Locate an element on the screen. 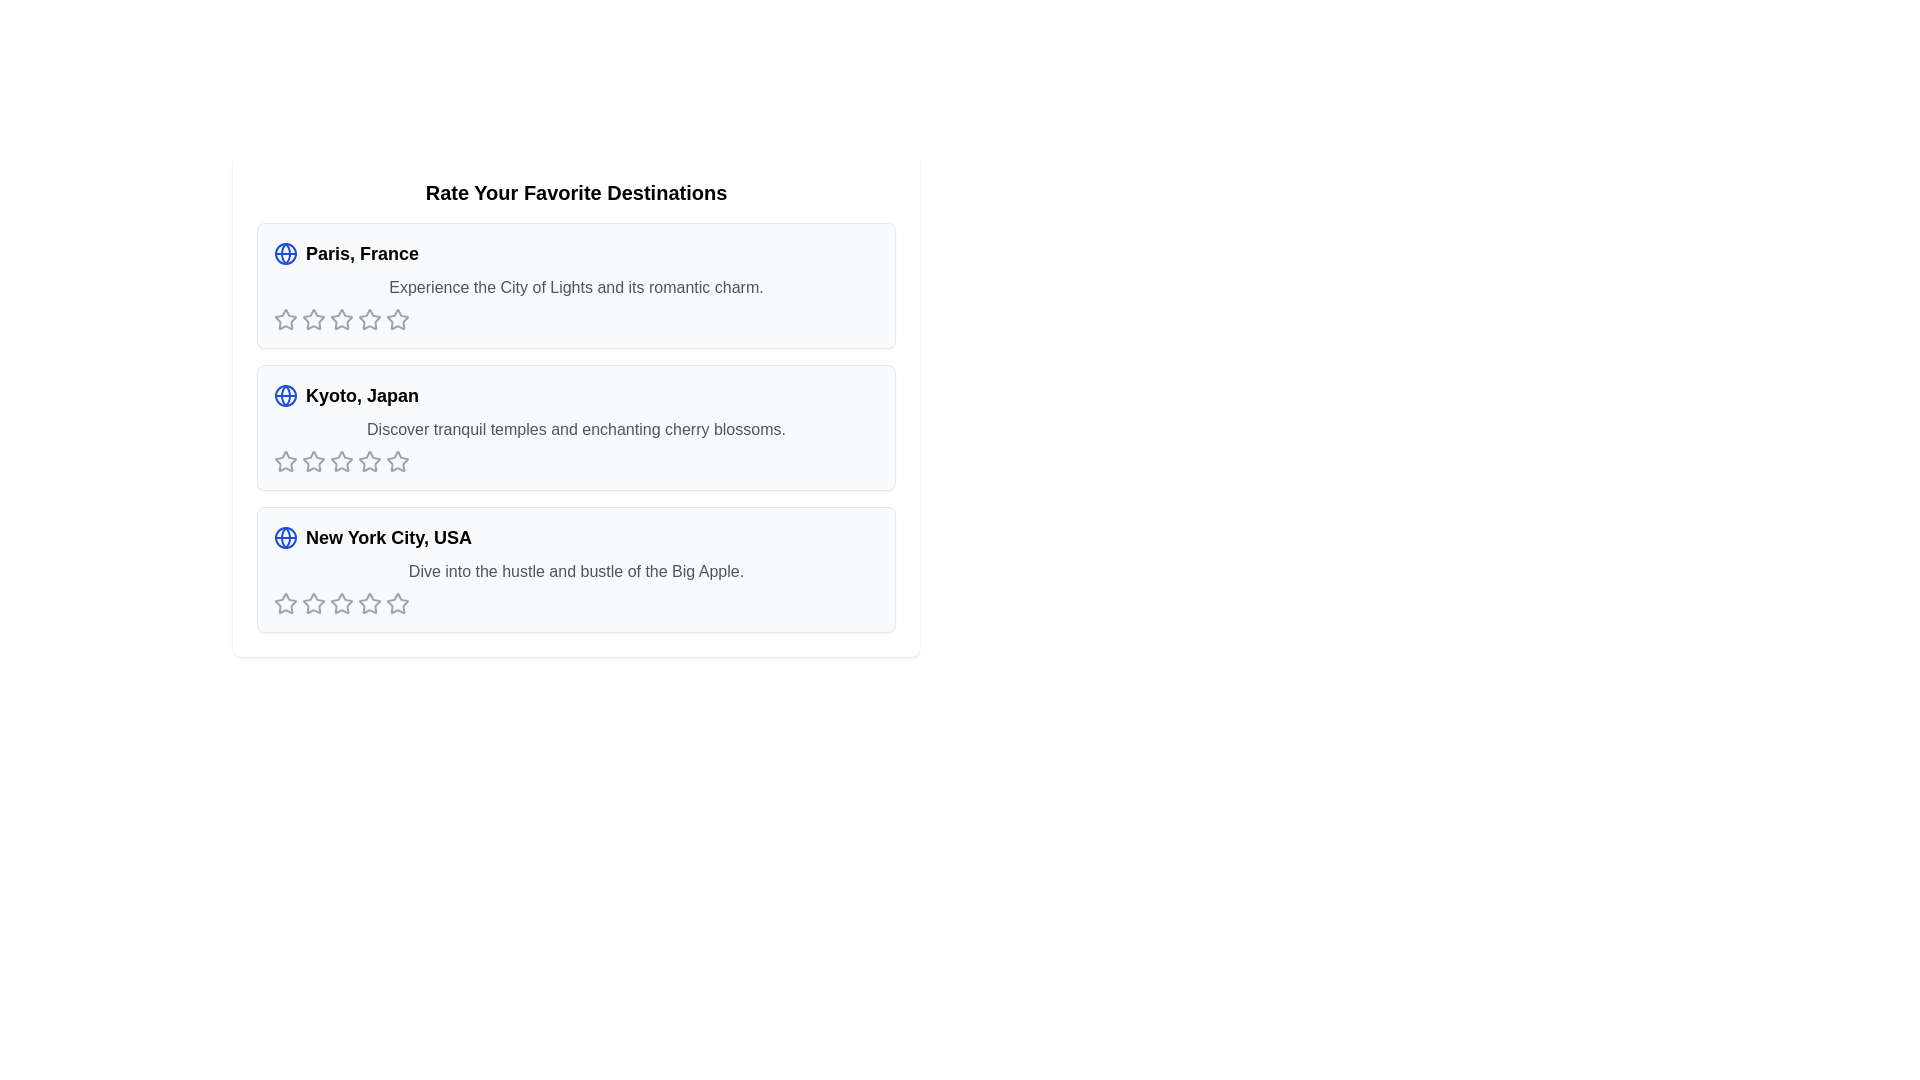 Image resolution: width=1920 pixels, height=1080 pixels. the first star icon used for rating purposes located under 'Kyoto, Japan' is located at coordinates (285, 462).